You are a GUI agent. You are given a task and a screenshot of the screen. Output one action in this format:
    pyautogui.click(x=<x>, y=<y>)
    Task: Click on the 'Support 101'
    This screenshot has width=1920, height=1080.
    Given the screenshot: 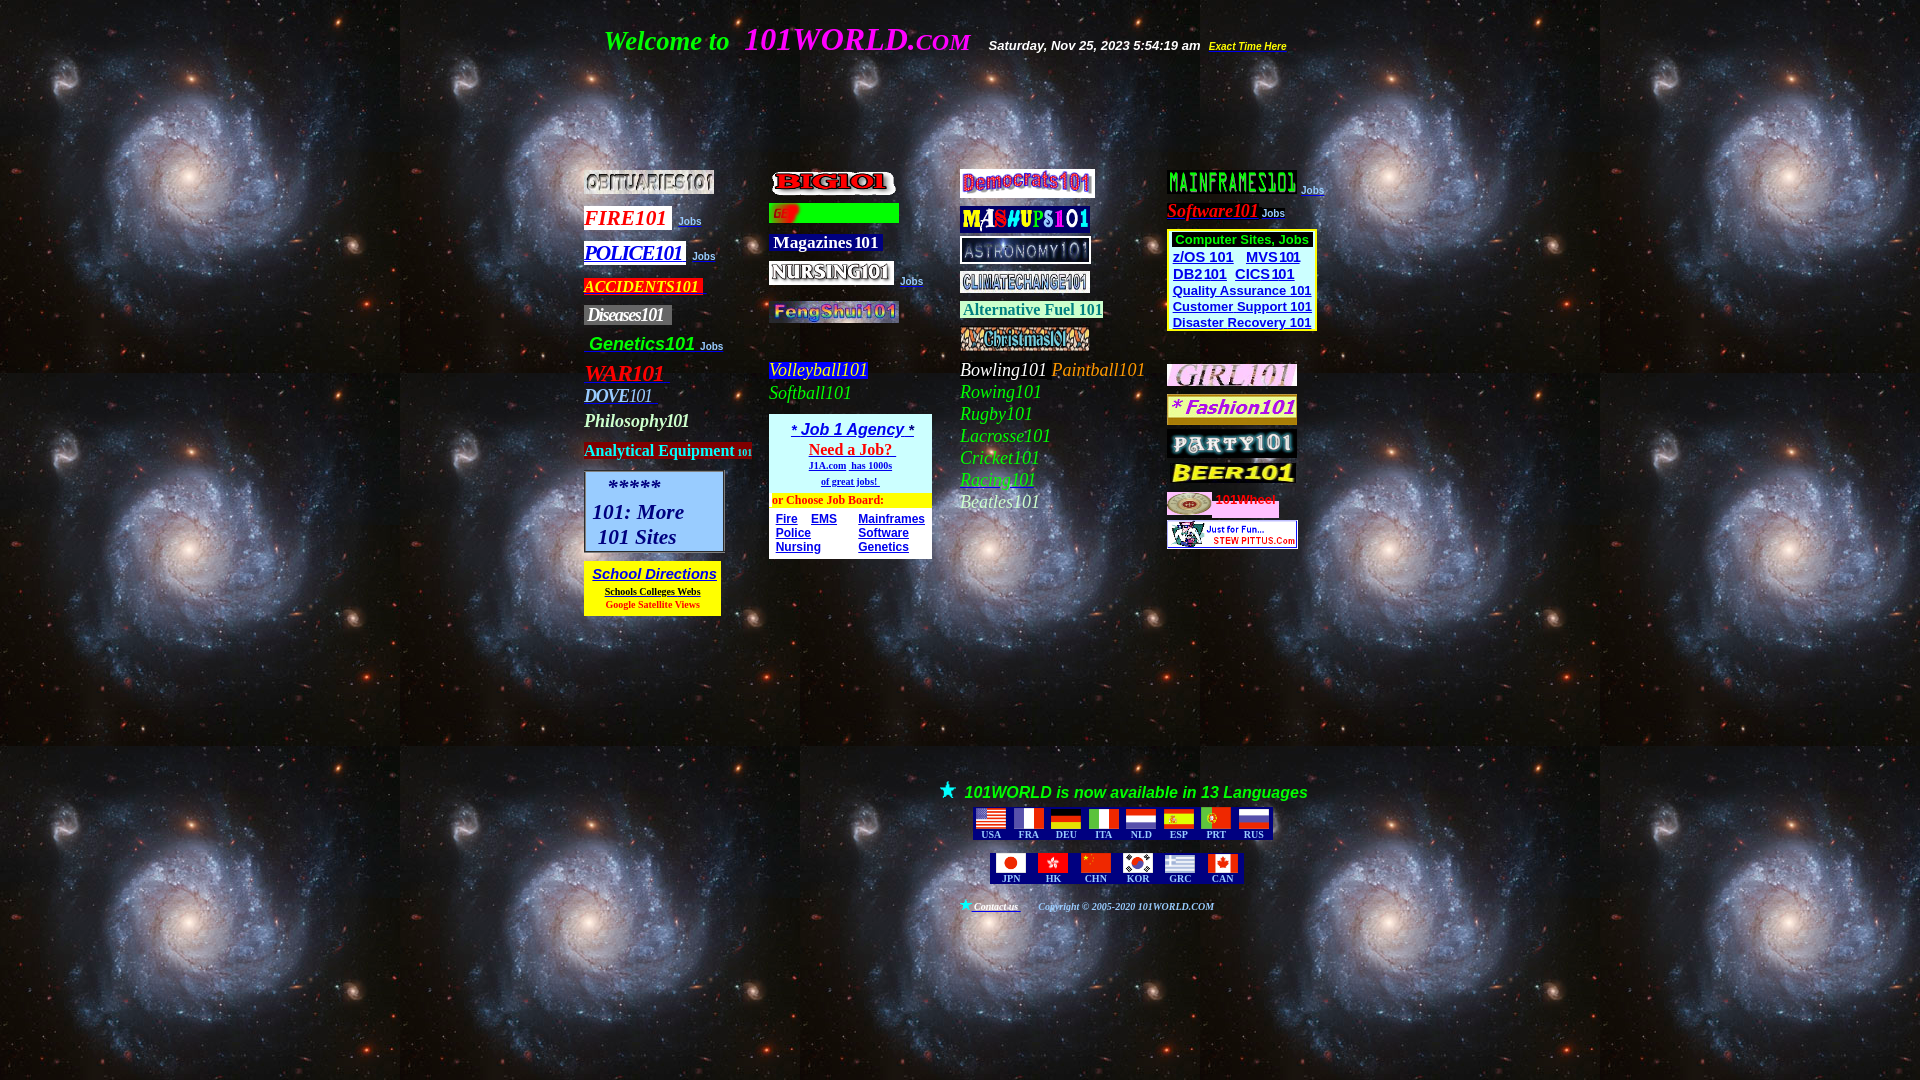 What is the action you would take?
    pyautogui.click(x=1236, y=305)
    